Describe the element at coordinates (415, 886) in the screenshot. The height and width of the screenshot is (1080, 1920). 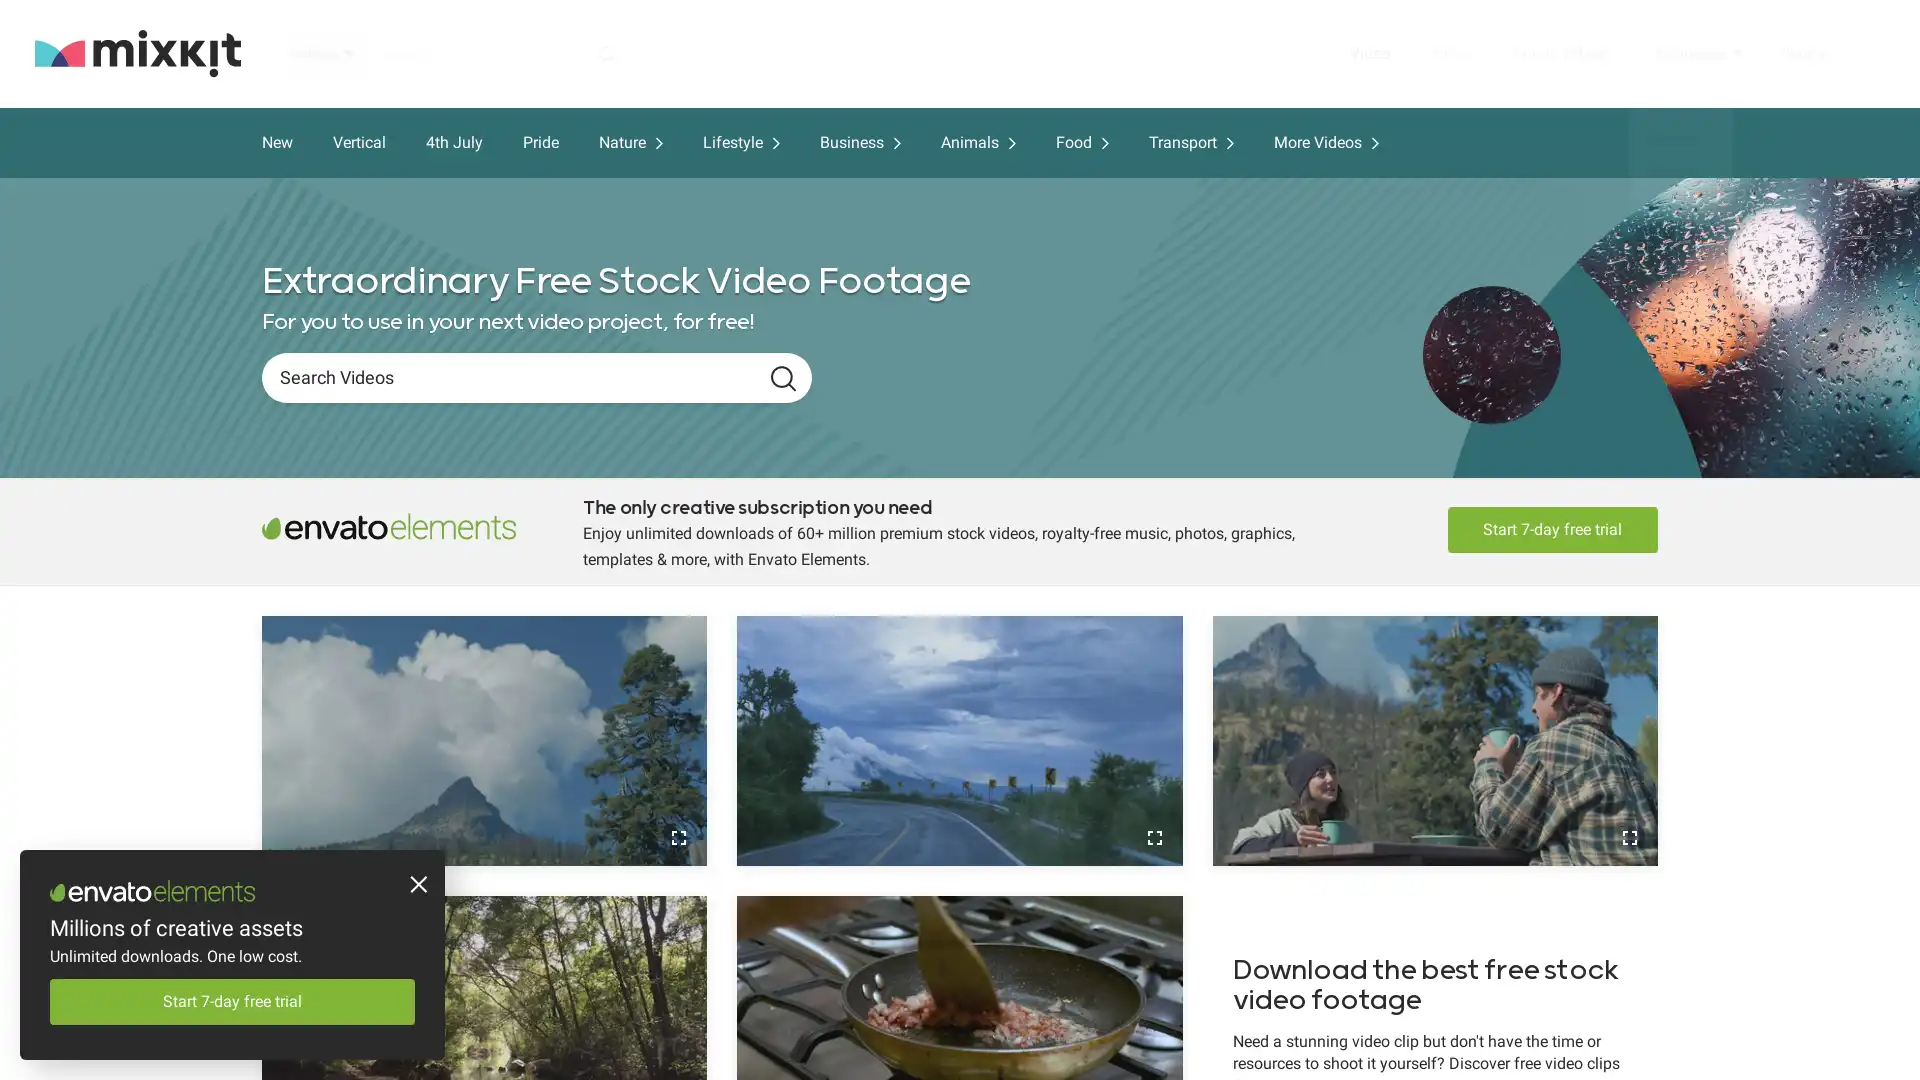
I see `Close` at that location.